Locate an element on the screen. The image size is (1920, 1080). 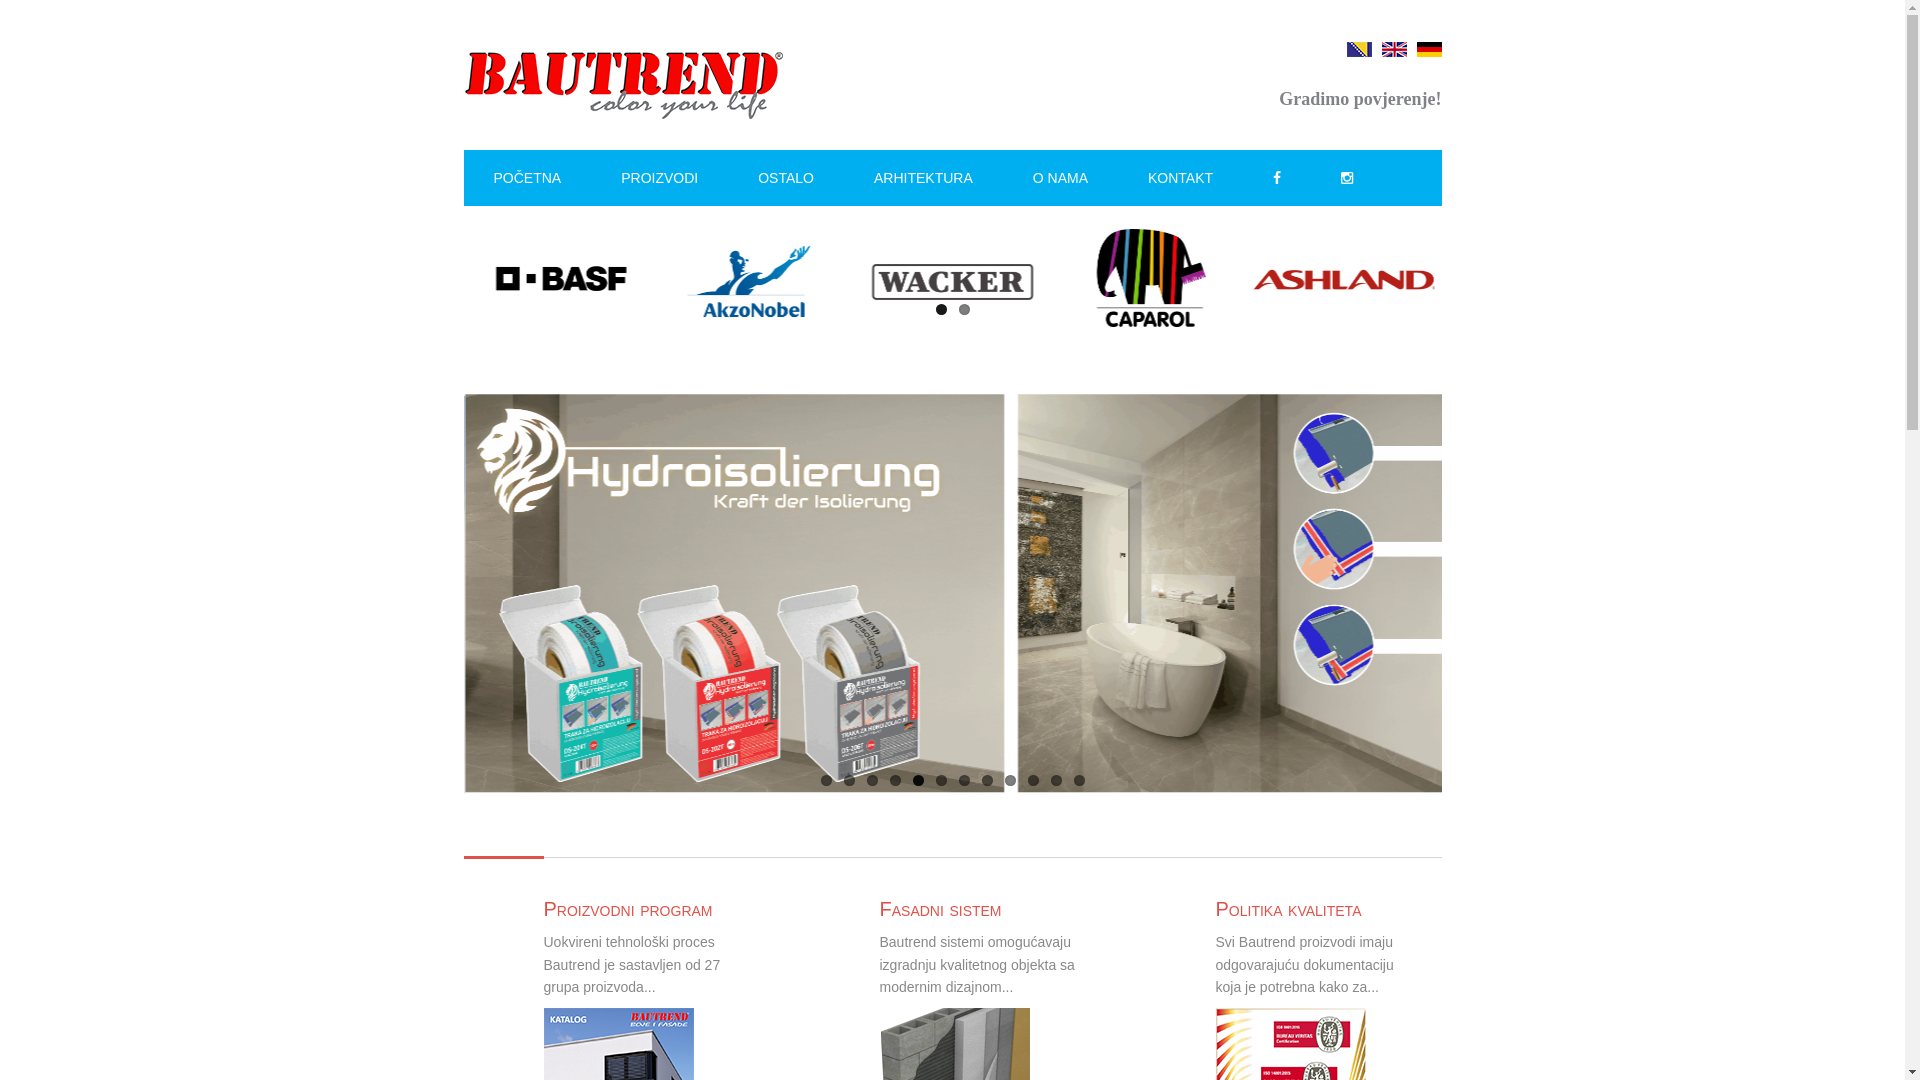
'Politika kvaliteta' is located at coordinates (1214, 909).